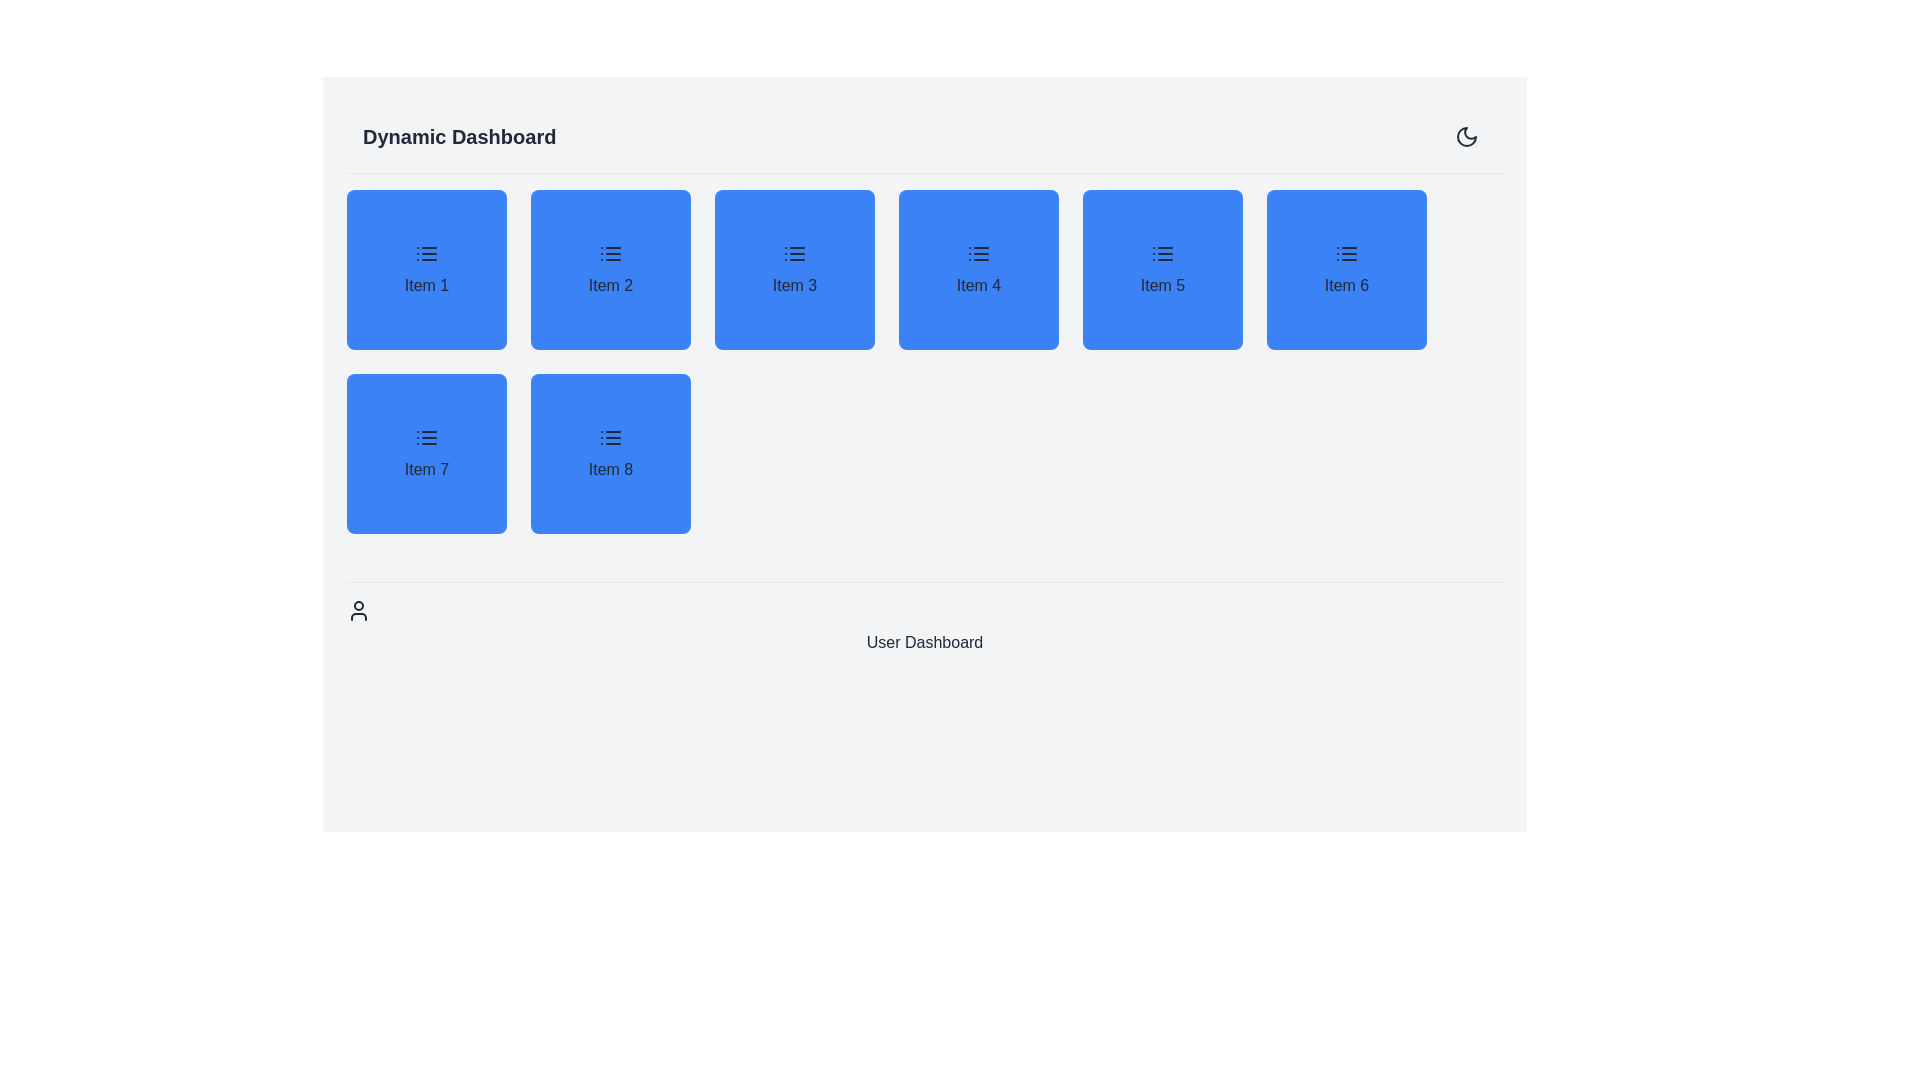  Describe the element at coordinates (609, 253) in the screenshot. I see `the icon located within the second card labeled 'Item 2' in the first row of the grid of blue cards below the heading 'Dynamic Dashboard' for associated card interaction` at that location.